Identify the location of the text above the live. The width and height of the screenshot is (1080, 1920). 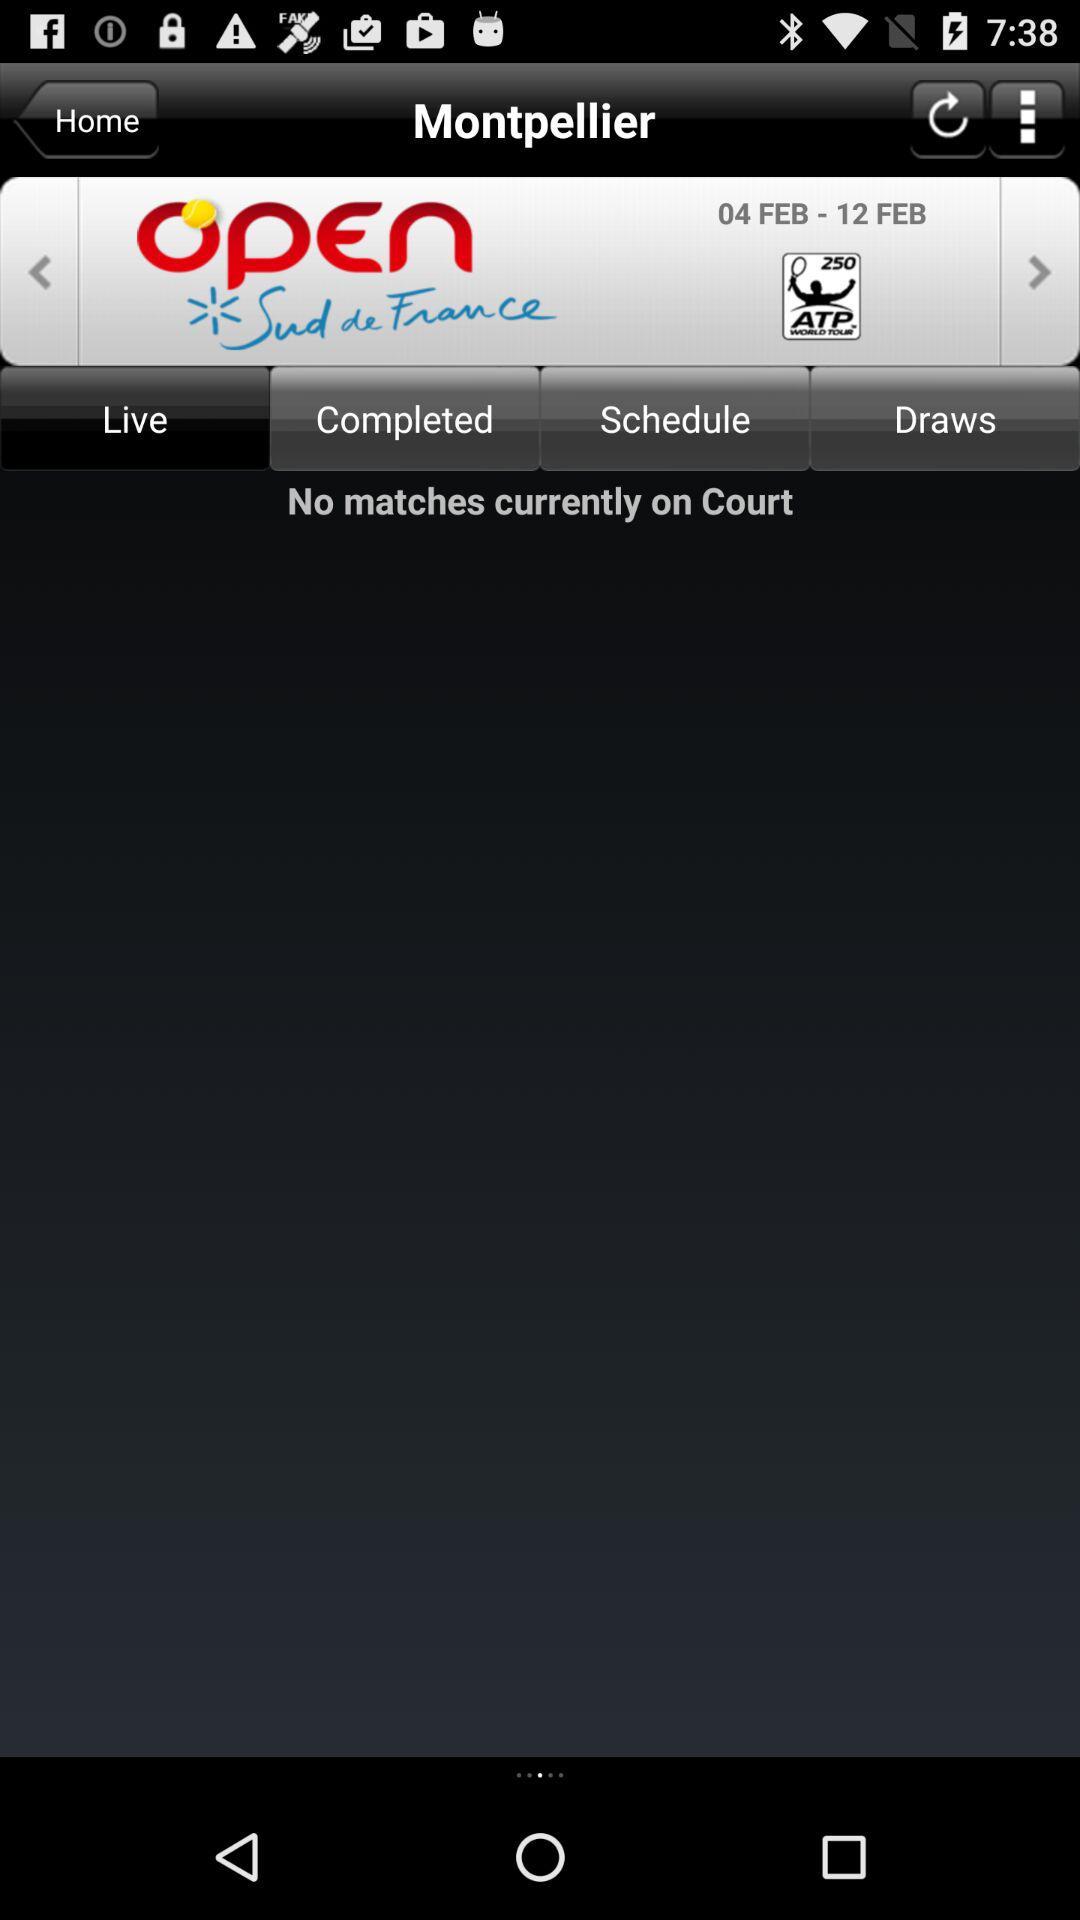
(346, 270).